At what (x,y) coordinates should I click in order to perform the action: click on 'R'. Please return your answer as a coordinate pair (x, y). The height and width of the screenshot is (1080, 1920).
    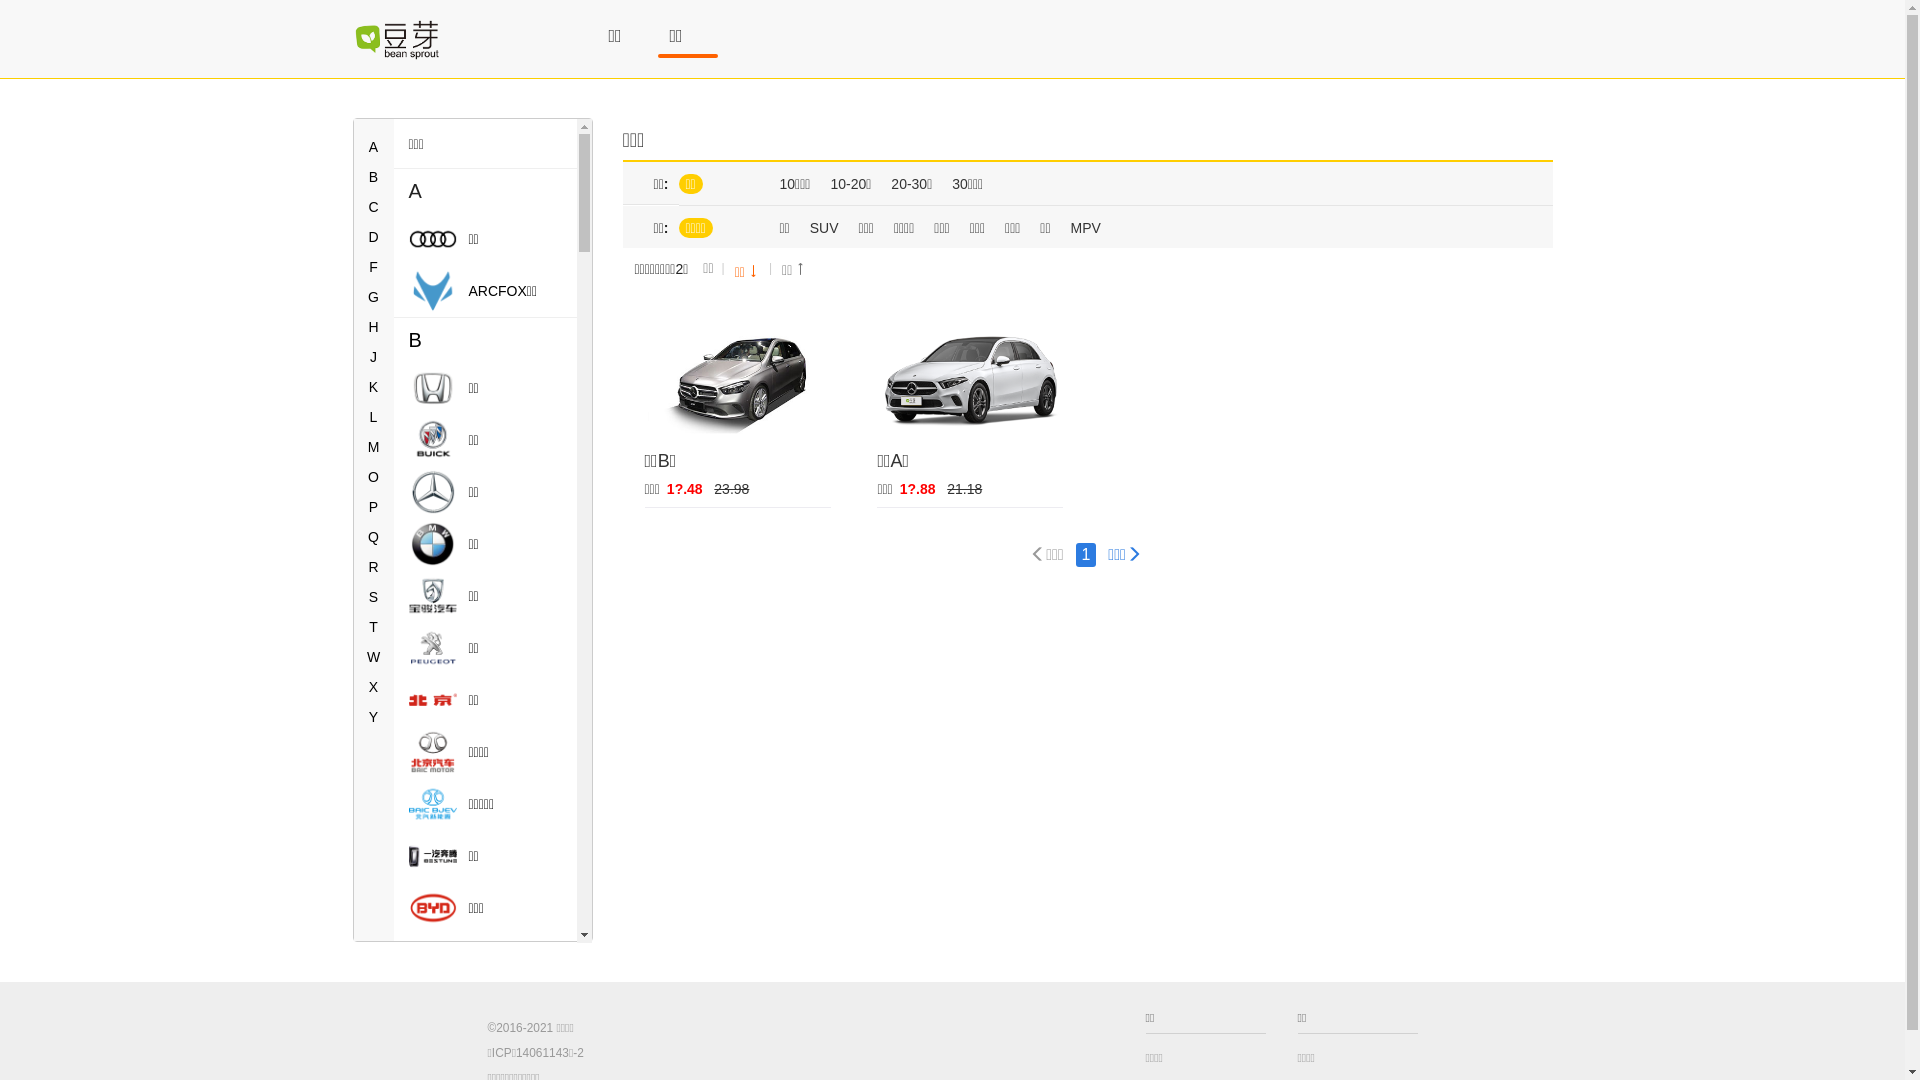
    Looking at the image, I should click on (373, 567).